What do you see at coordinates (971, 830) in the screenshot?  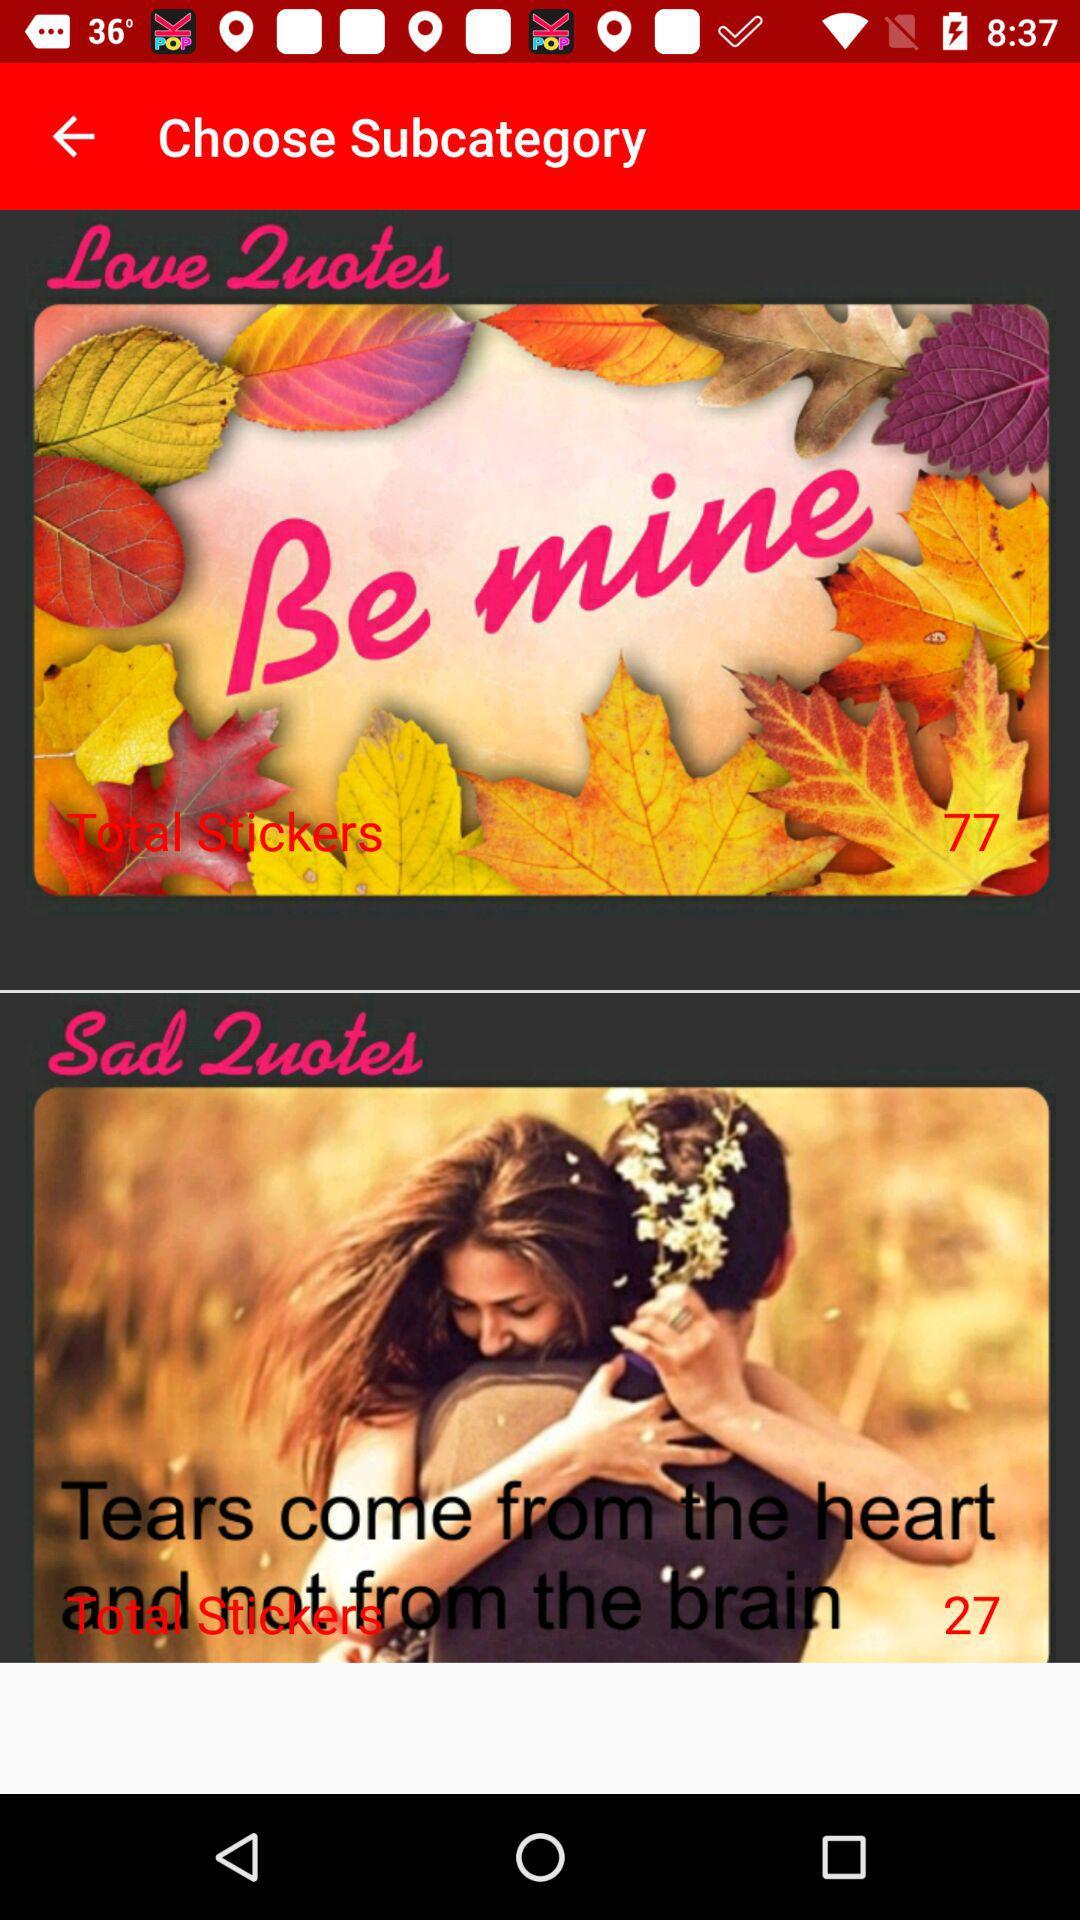 I see `the item on the right` at bounding box center [971, 830].